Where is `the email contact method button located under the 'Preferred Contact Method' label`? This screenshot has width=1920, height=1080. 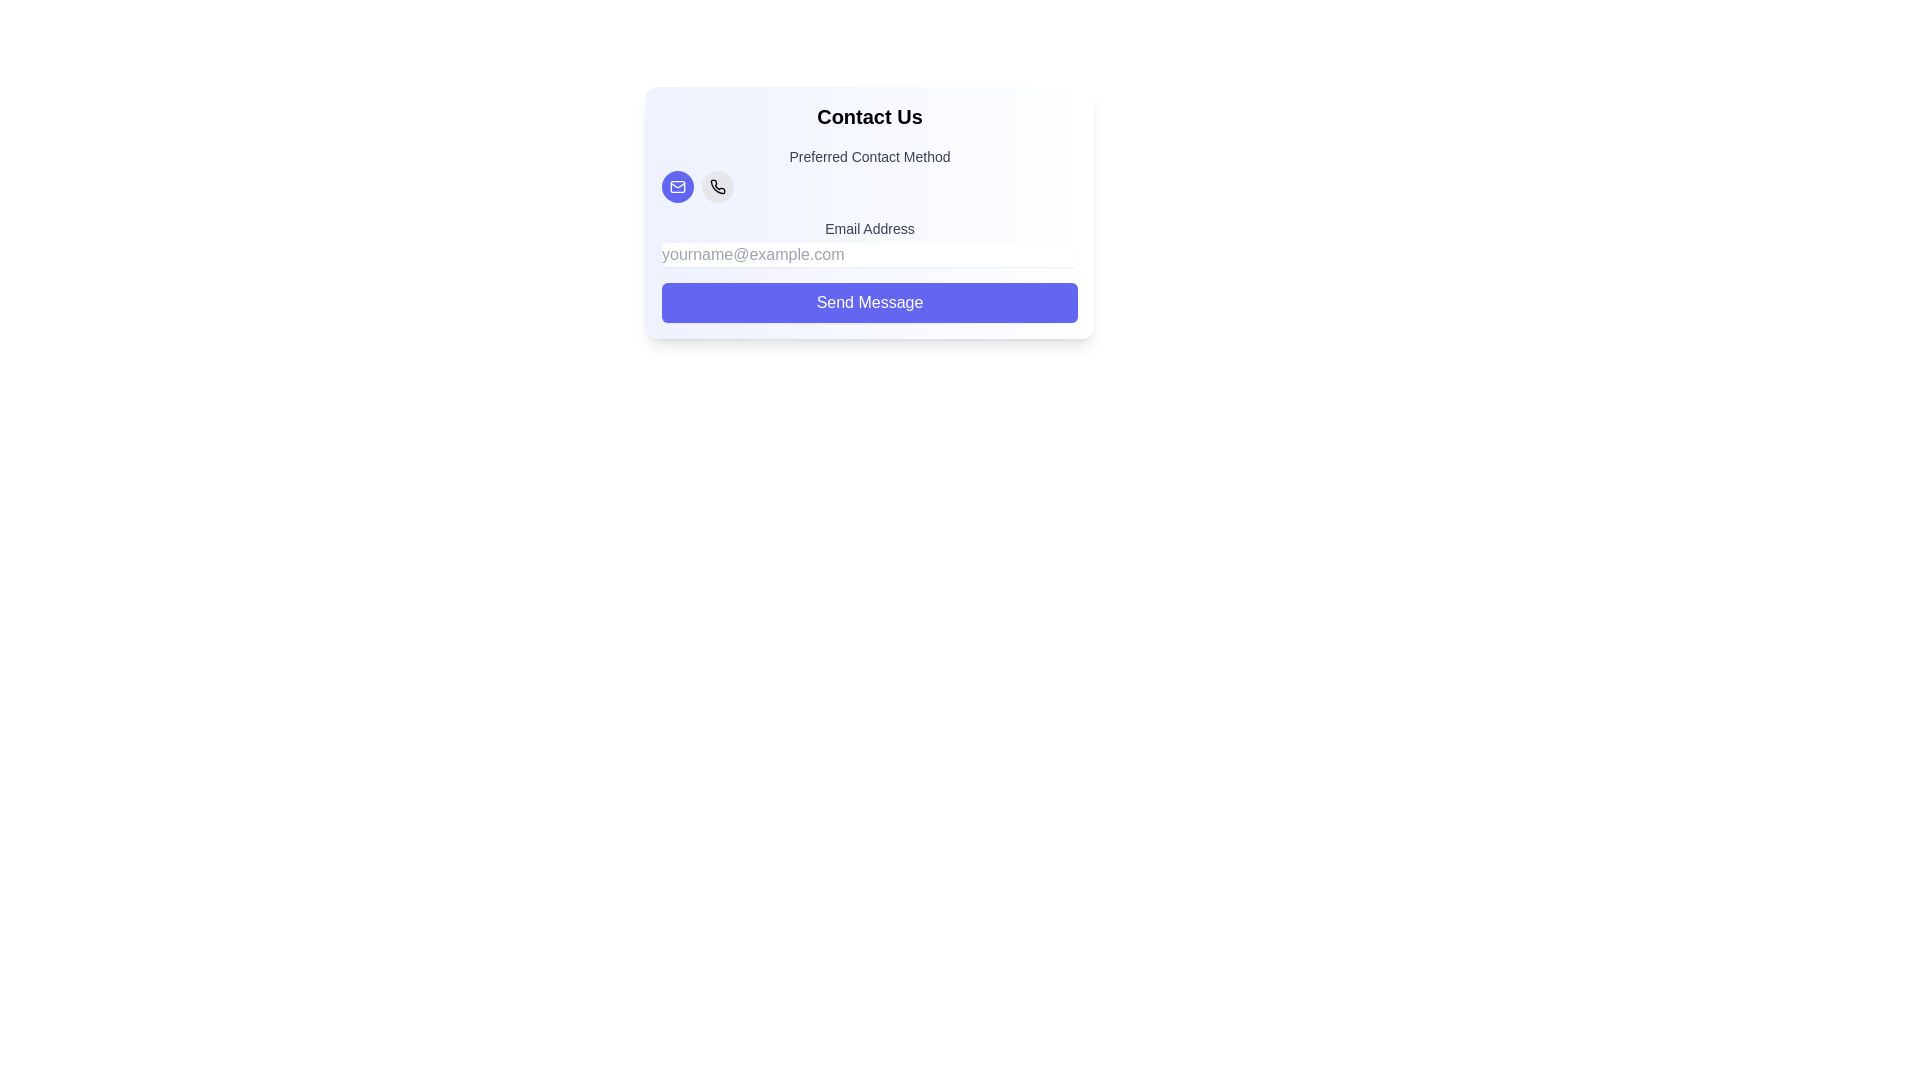 the email contact method button located under the 'Preferred Contact Method' label is located at coordinates (677, 186).